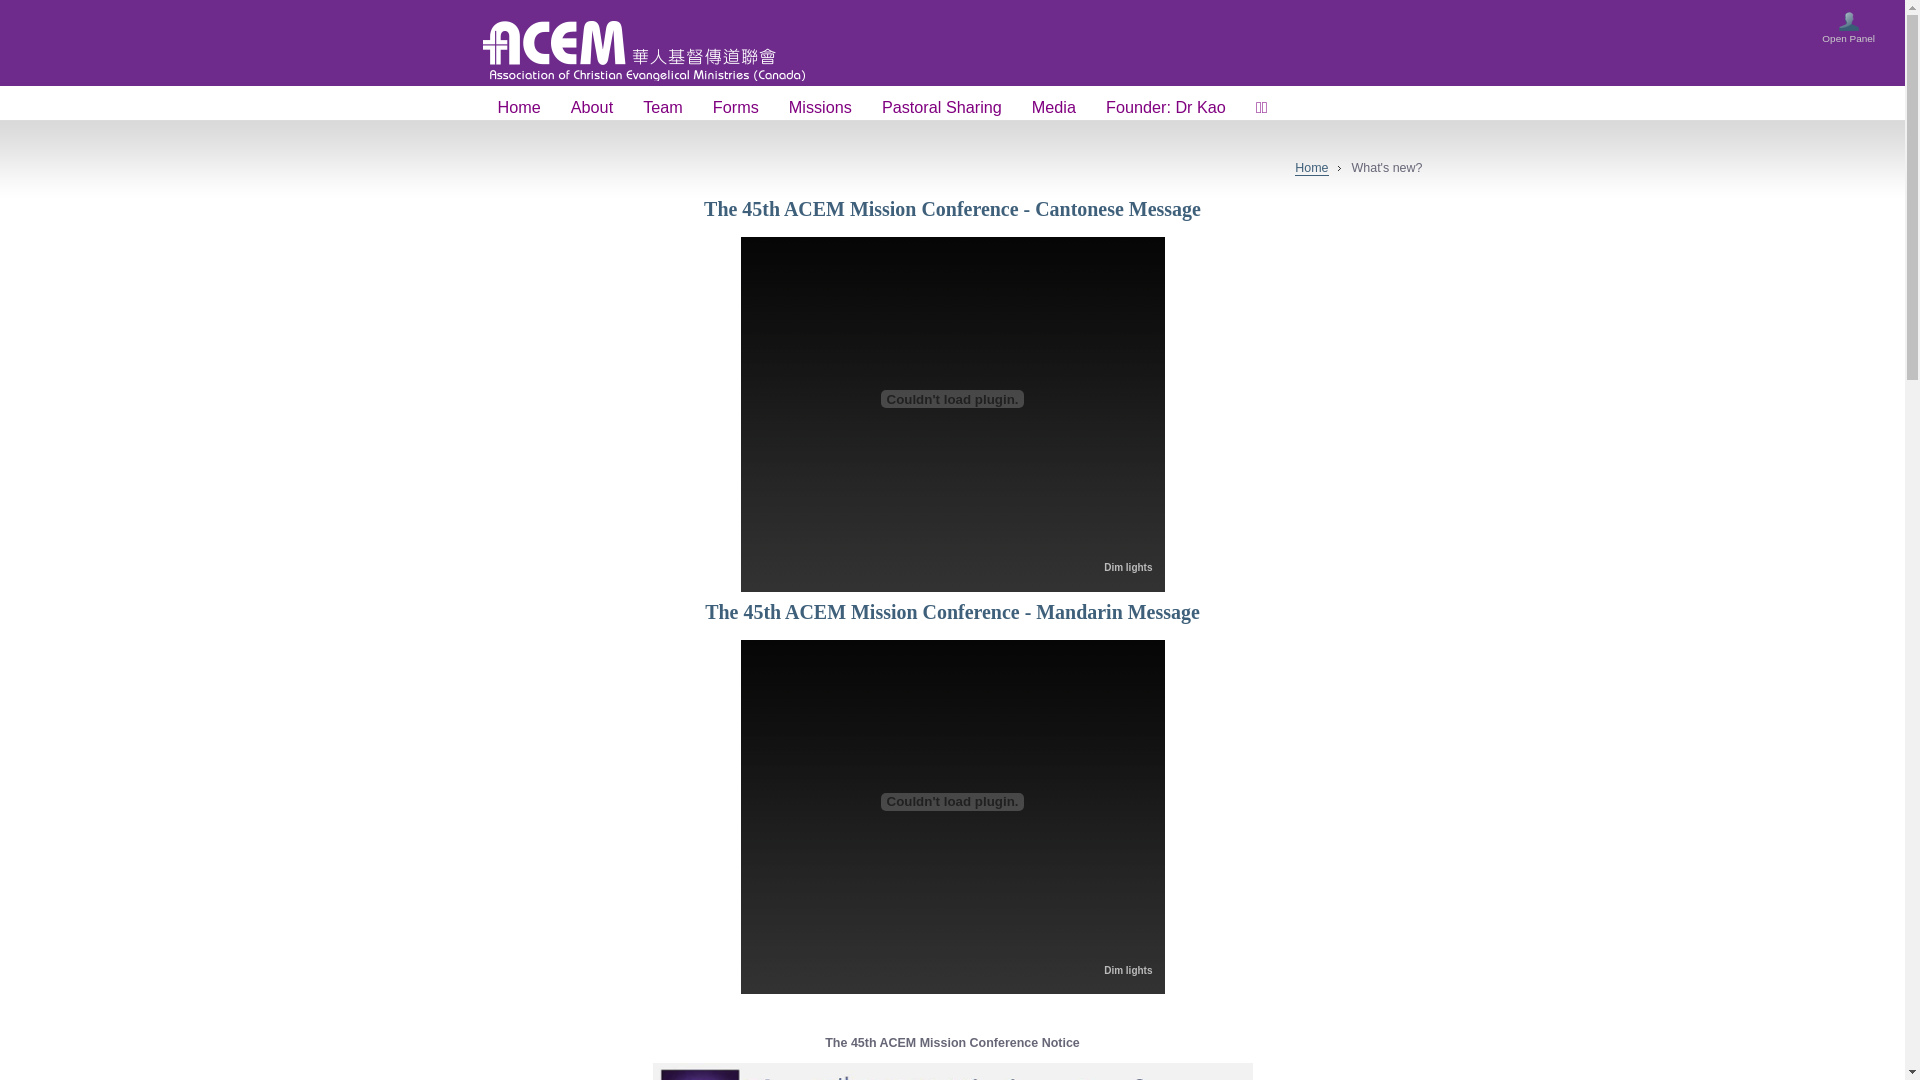 The image size is (1920, 1080). I want to click on 'Team', so click(627, 108).